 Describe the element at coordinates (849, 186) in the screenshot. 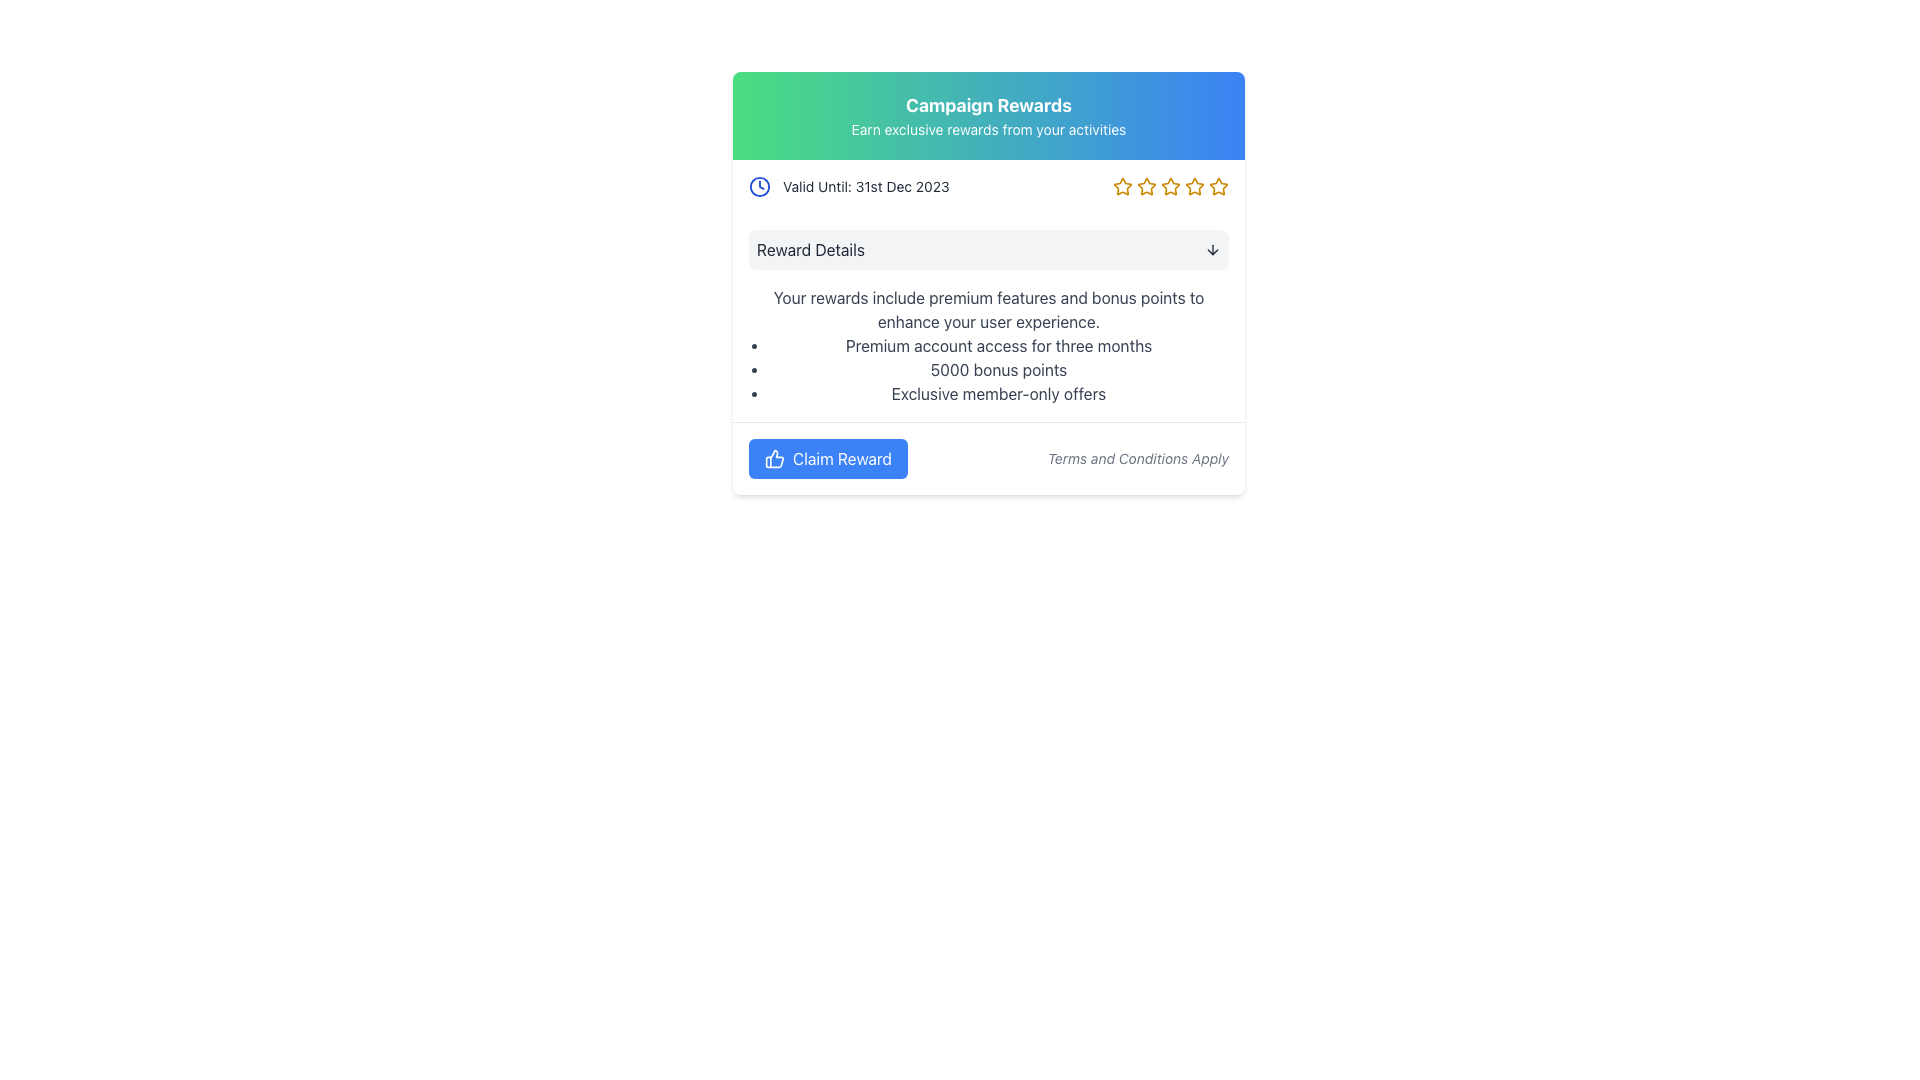

I see `text of the promotional offer validity period located in the header section of the promotional card layout, positioned on the left side adjacent to star icons` at that location.